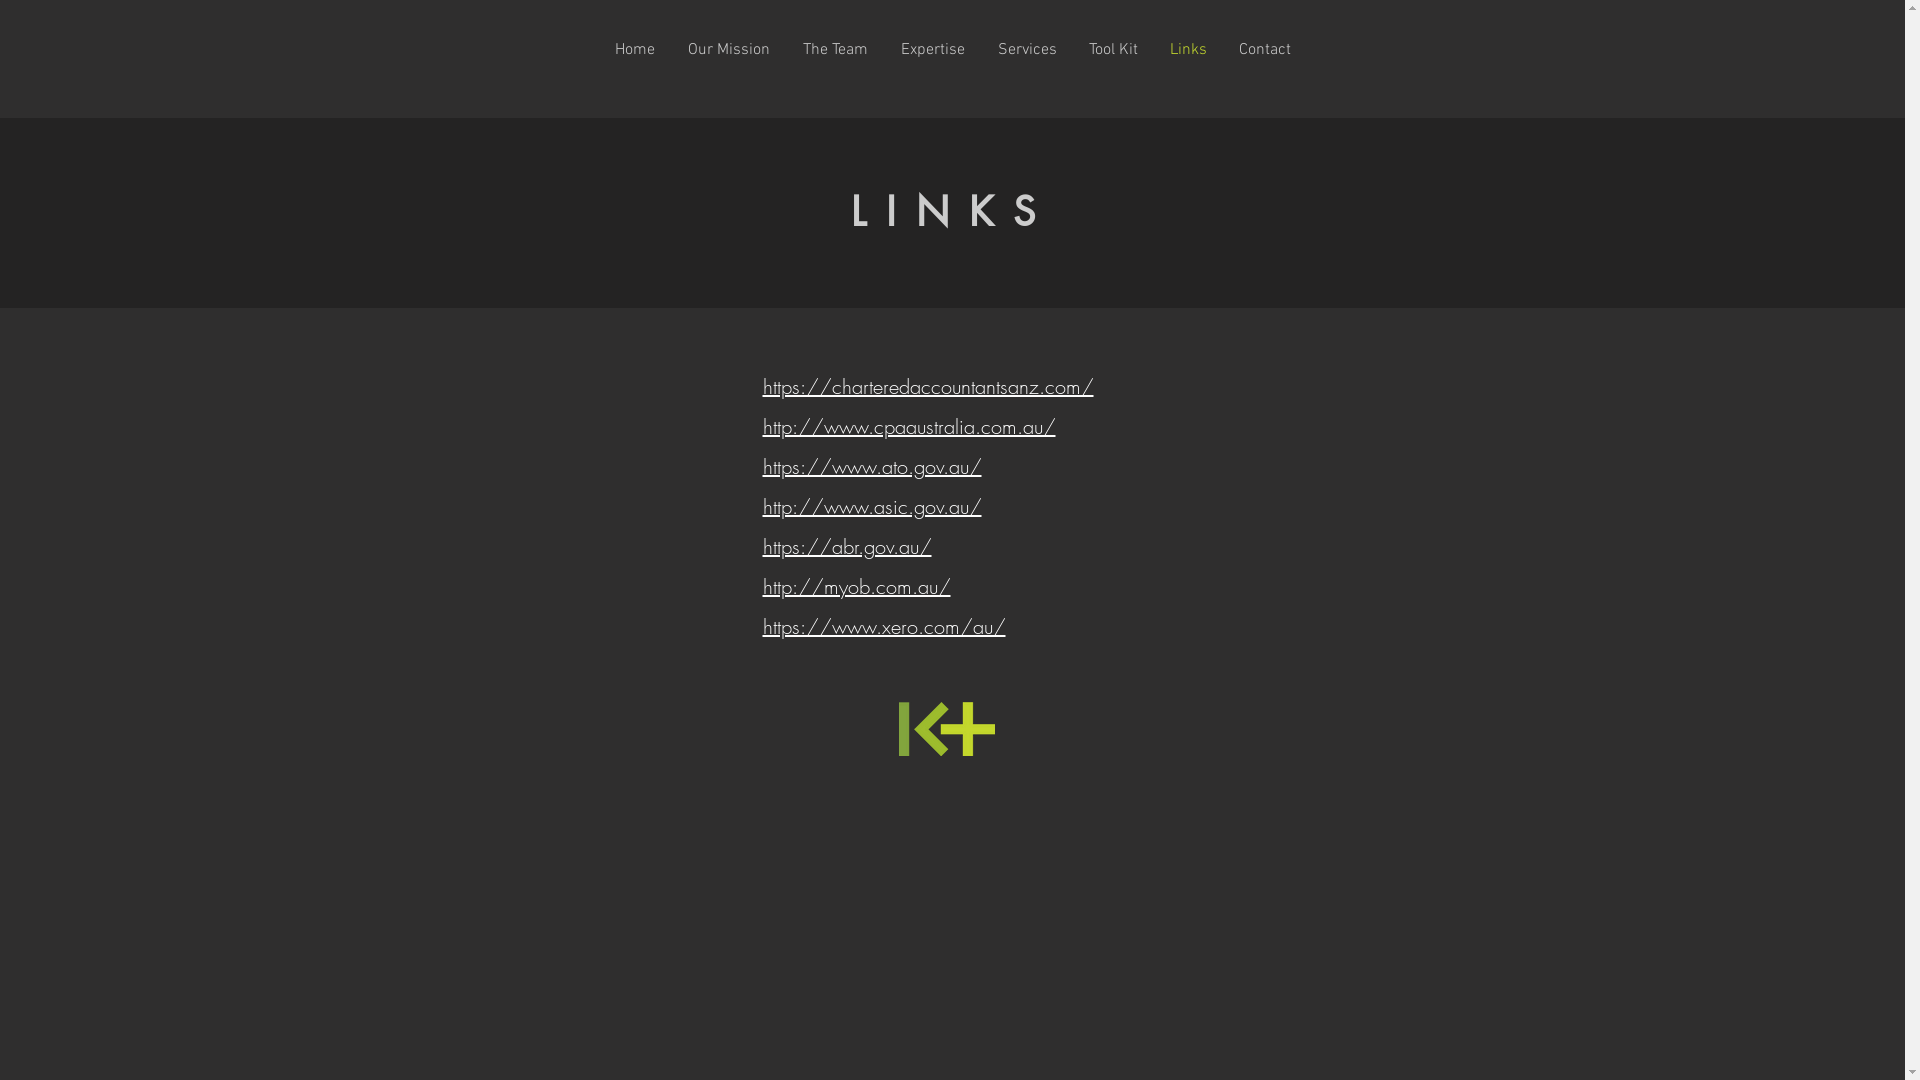  Describe the element at coordinates (1111, 49) in the screenshot. I see `'Tool Kit'` at that location.